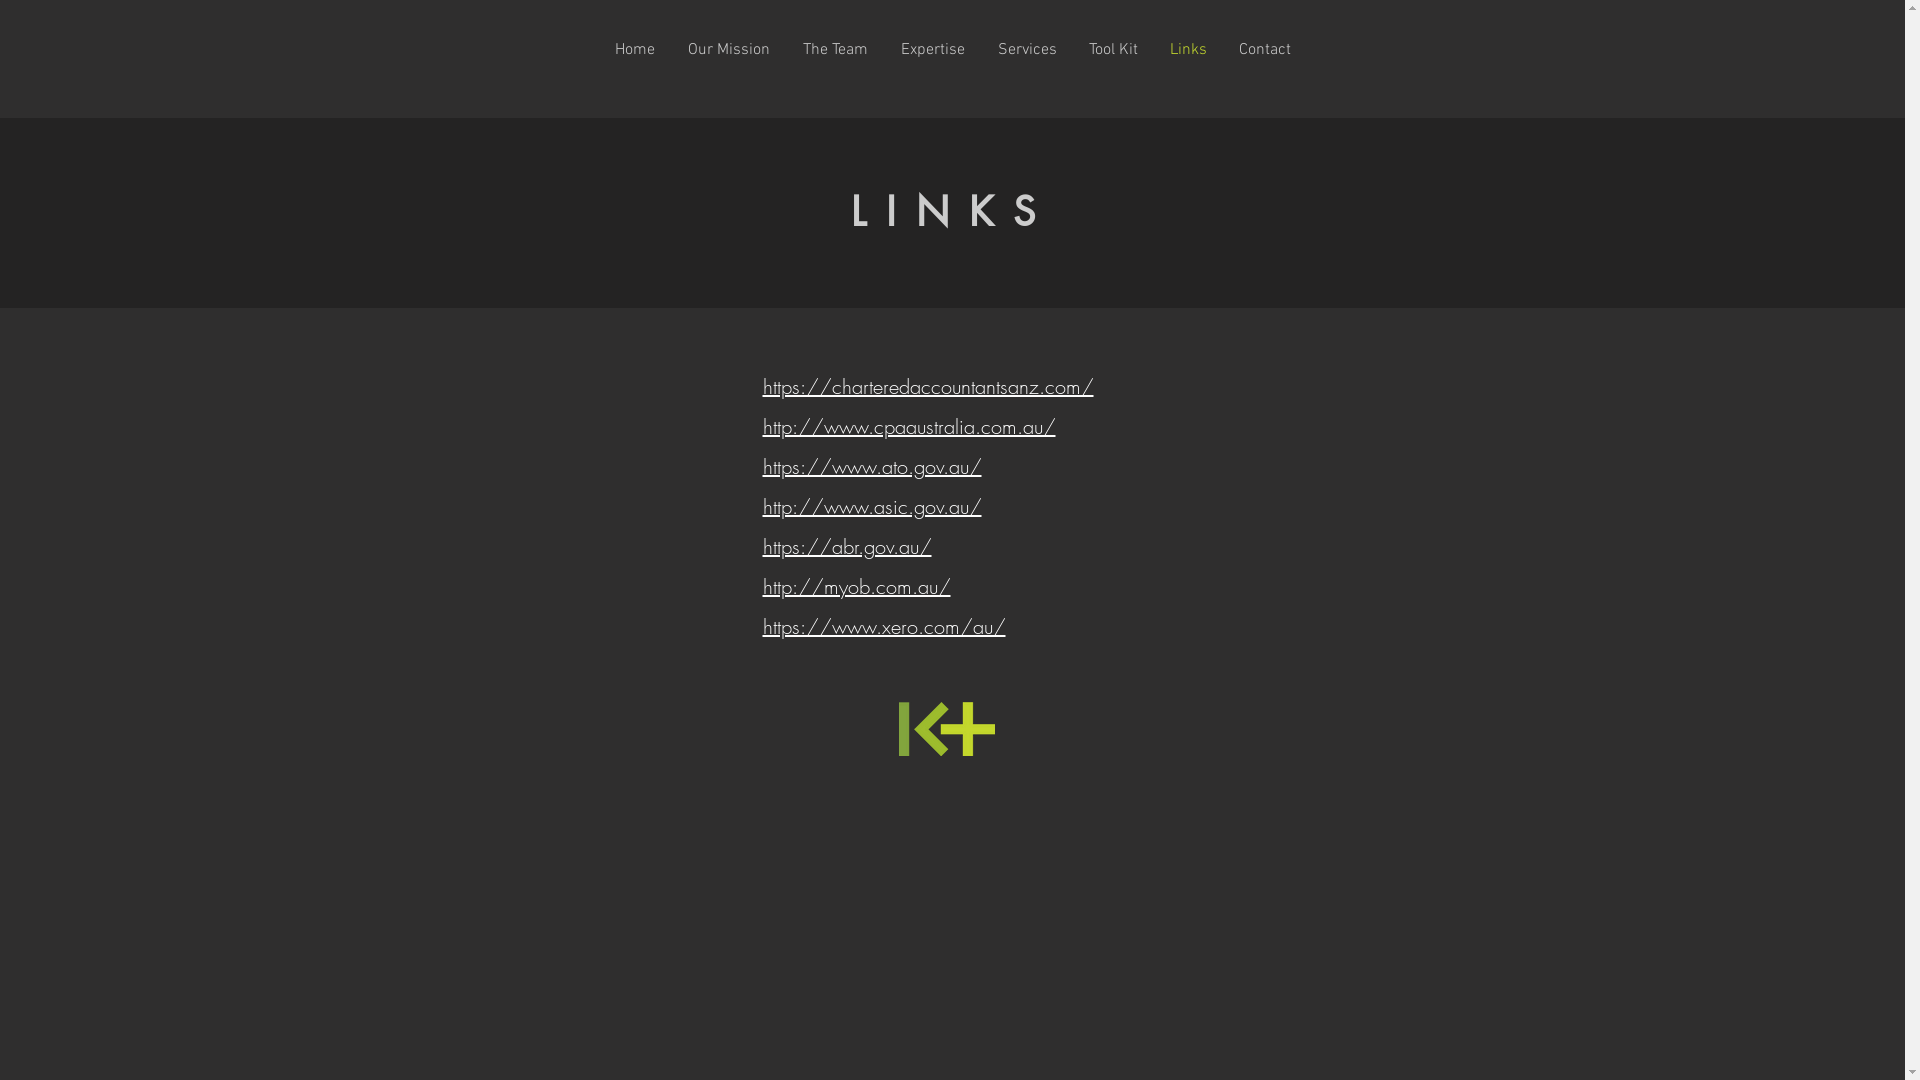  Describe the element at coordinates (1111, 49) in the screenshot. I see `'Tool Kit'` at that location.